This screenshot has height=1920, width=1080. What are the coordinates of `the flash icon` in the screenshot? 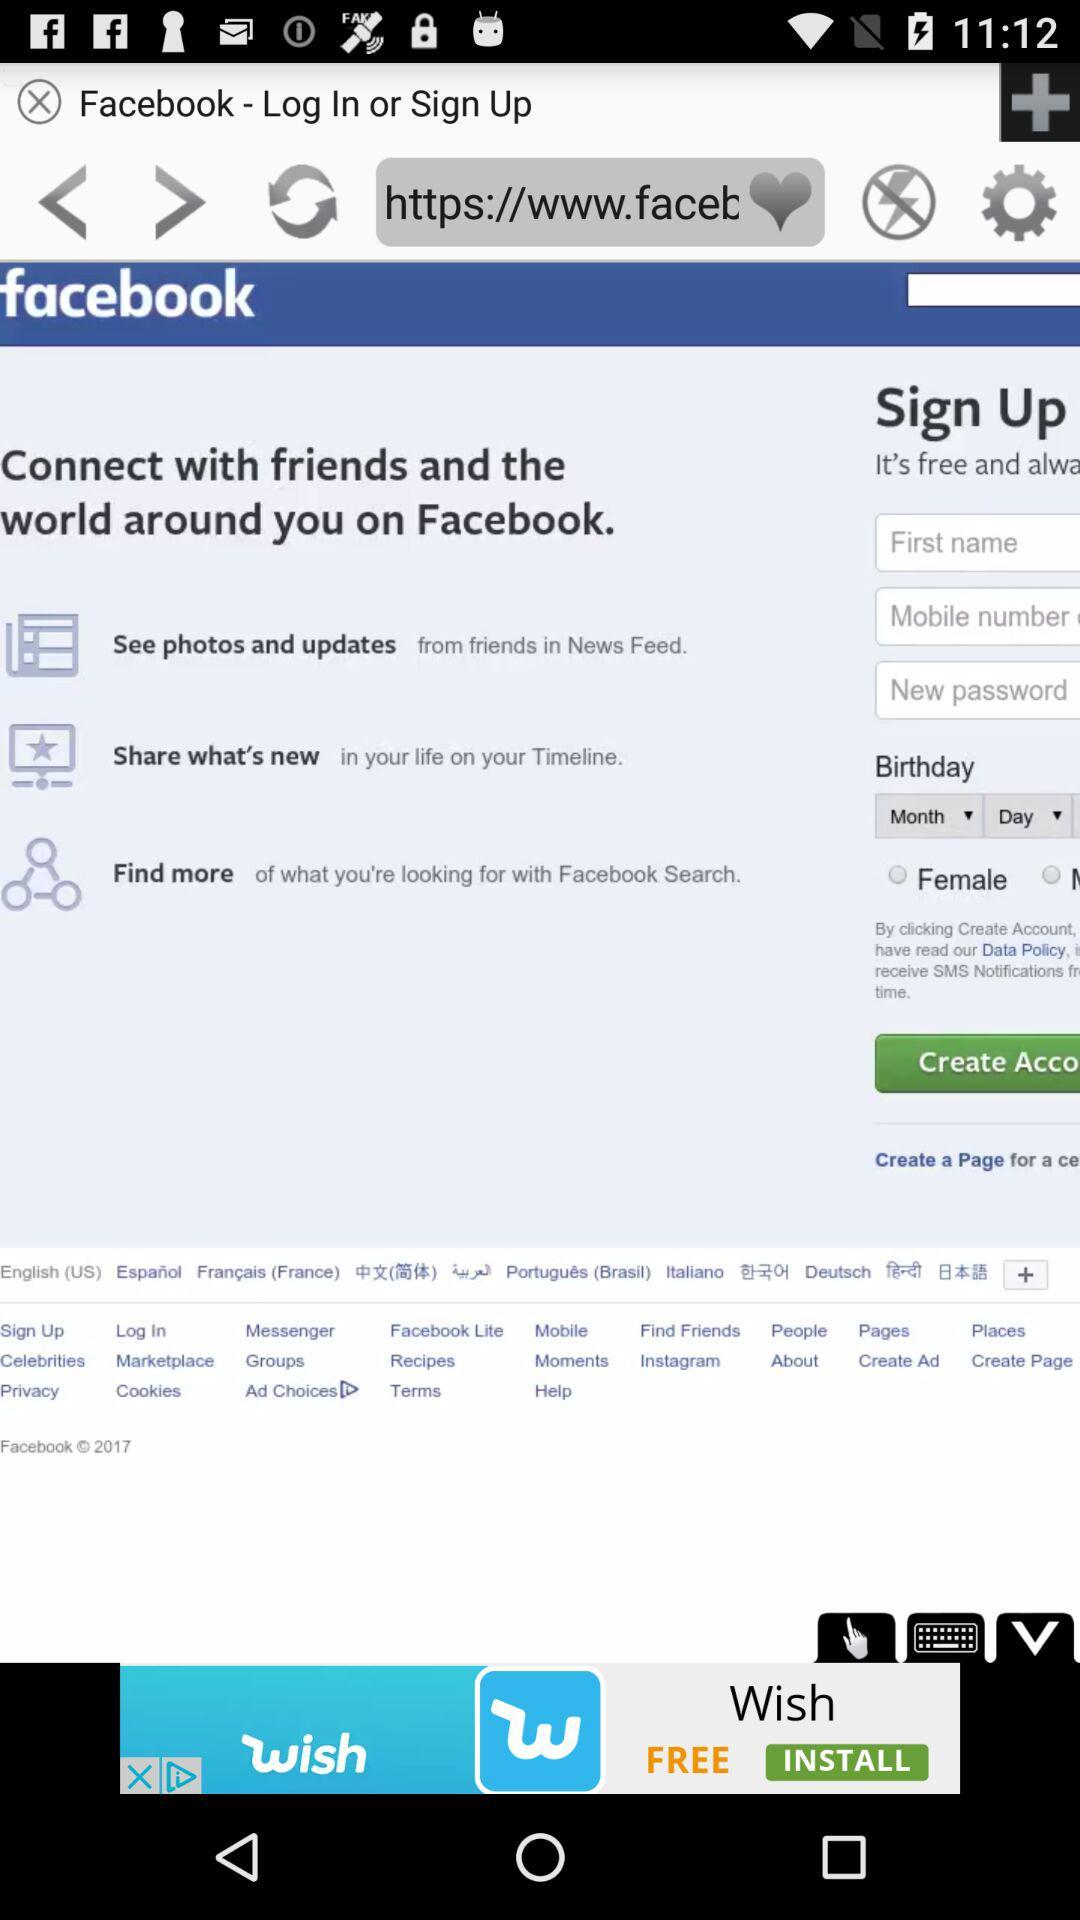 It's located at (897, 216).